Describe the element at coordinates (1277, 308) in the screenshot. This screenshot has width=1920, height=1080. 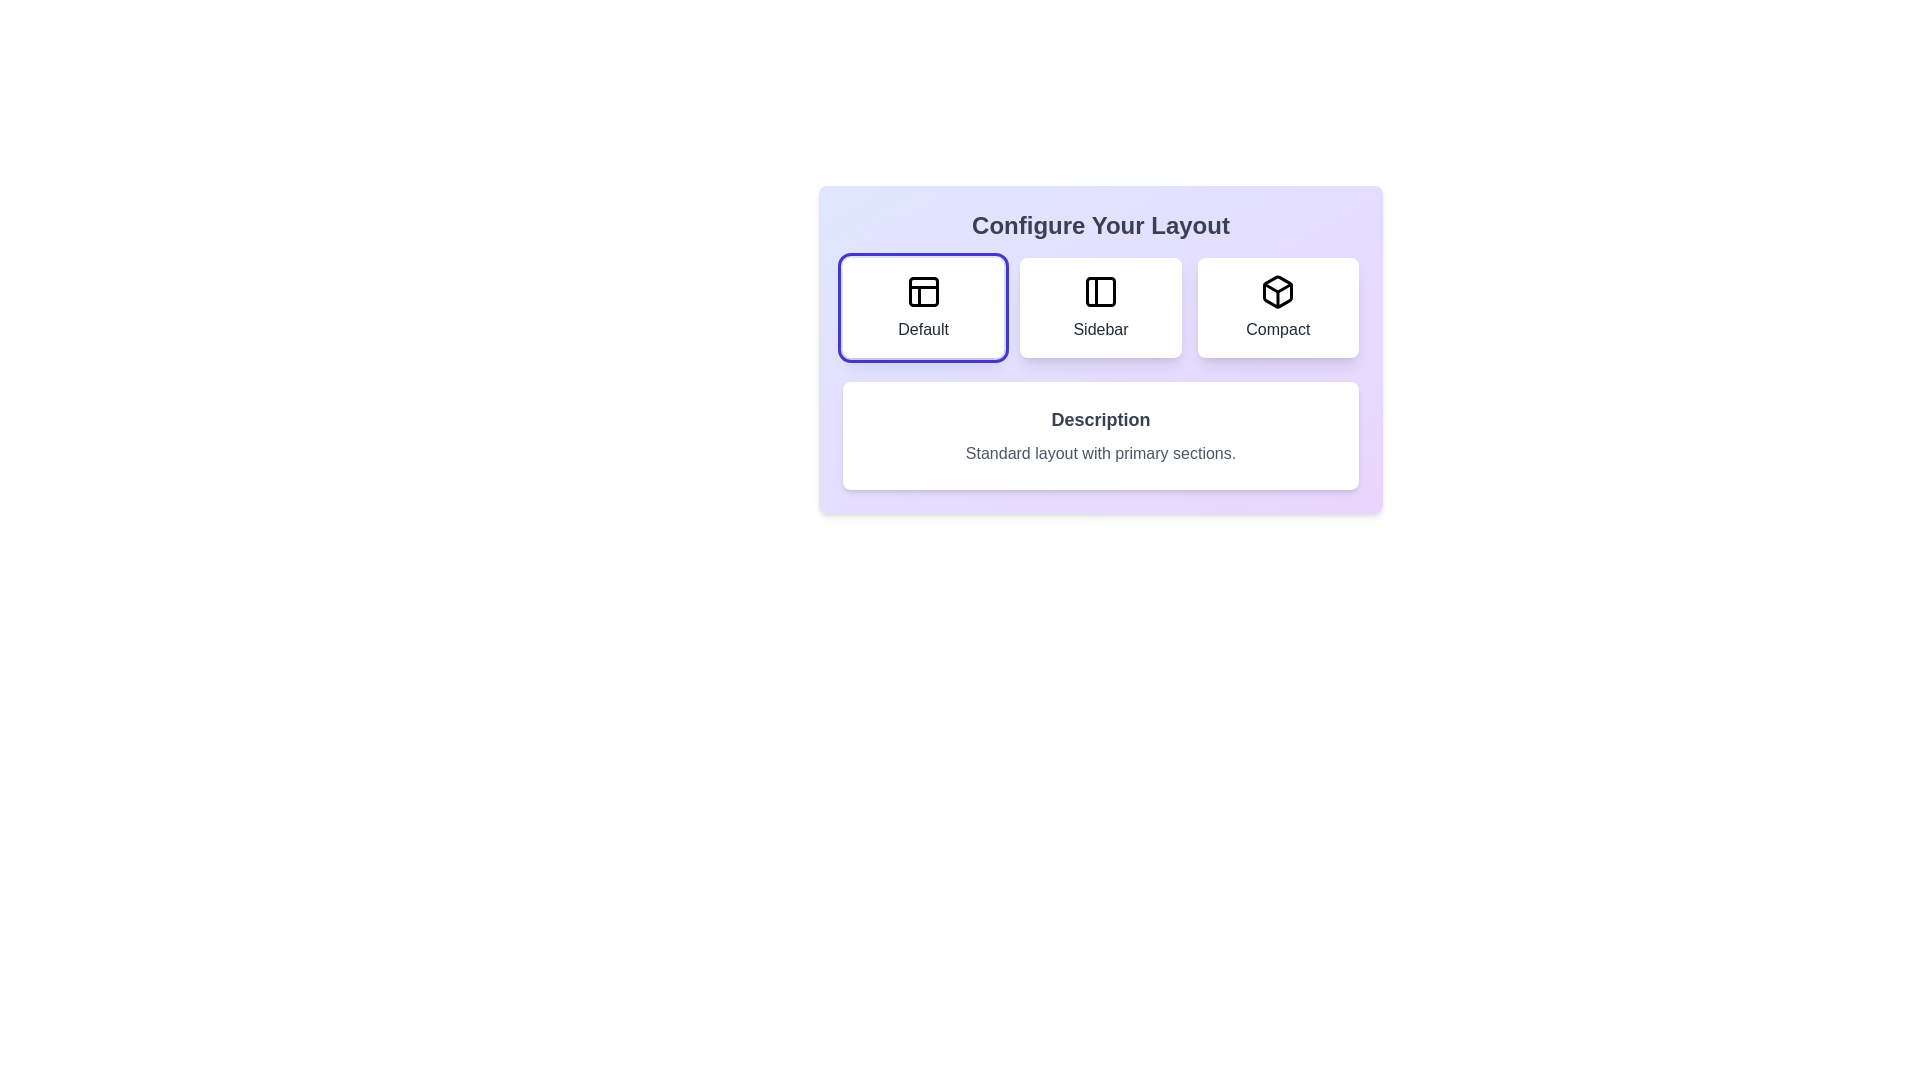
I see `the layout option Compact for visual inspection` at that location.